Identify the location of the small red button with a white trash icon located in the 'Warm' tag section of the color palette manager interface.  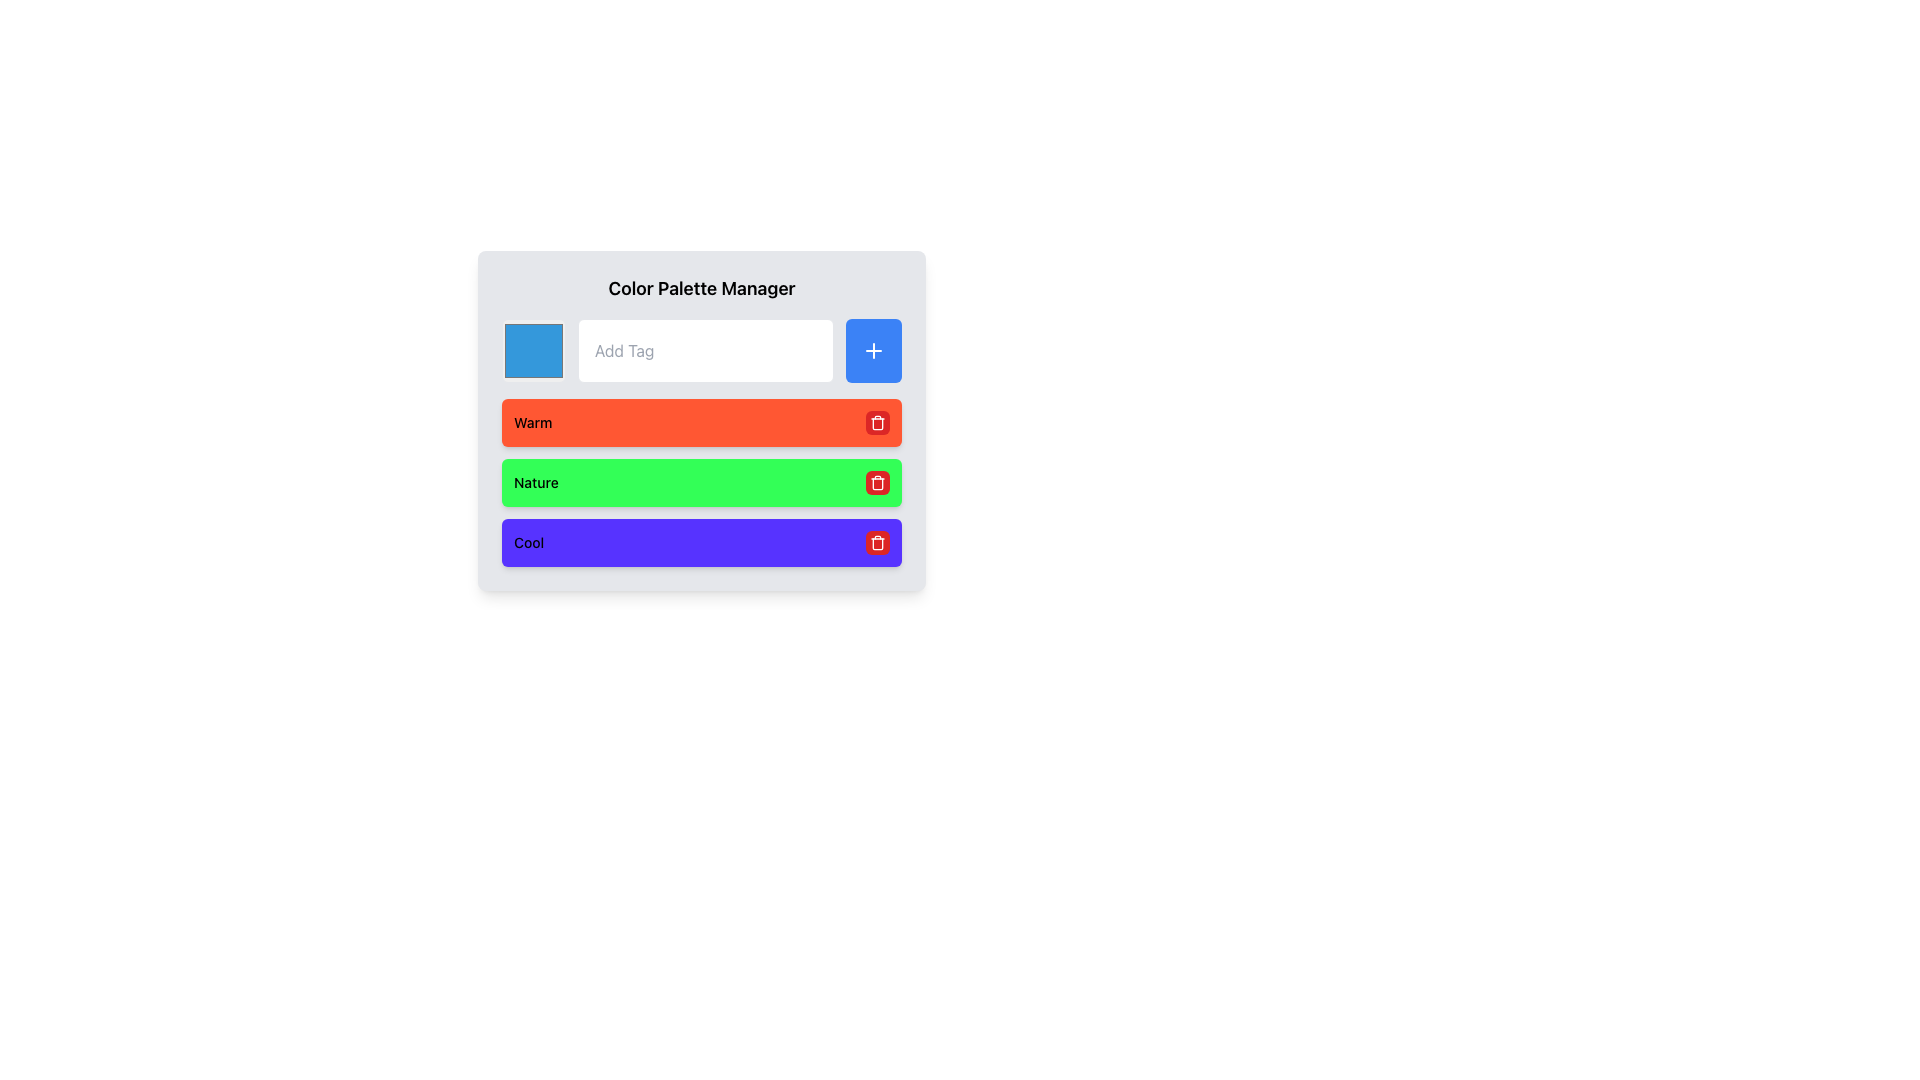
(878, 422).